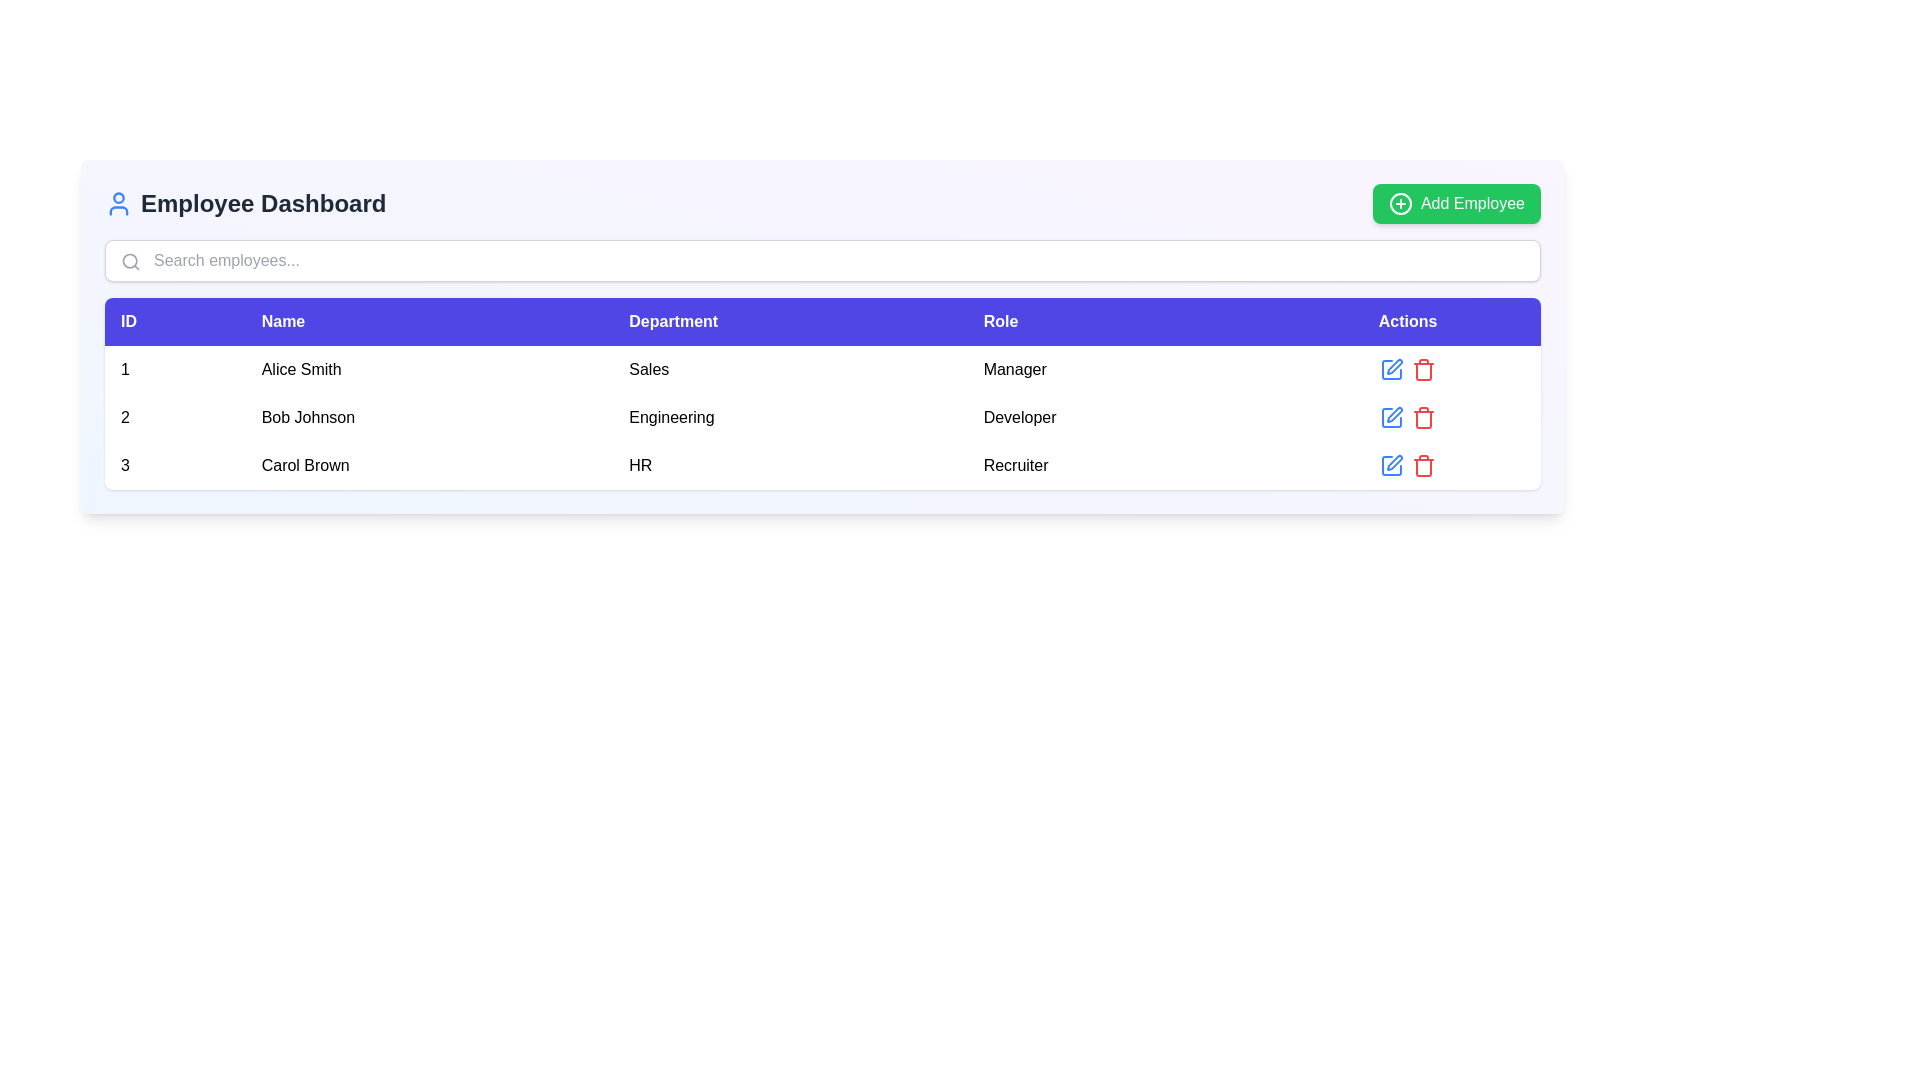 The image size is (1920, 1080). Describe the element at coordinates (1391, 416) in the screenshot. I see `the edit icon represented by a square with a pen symbol in the Actions column of the second row, corresponding to user 'Bob Johnson'` at that location.